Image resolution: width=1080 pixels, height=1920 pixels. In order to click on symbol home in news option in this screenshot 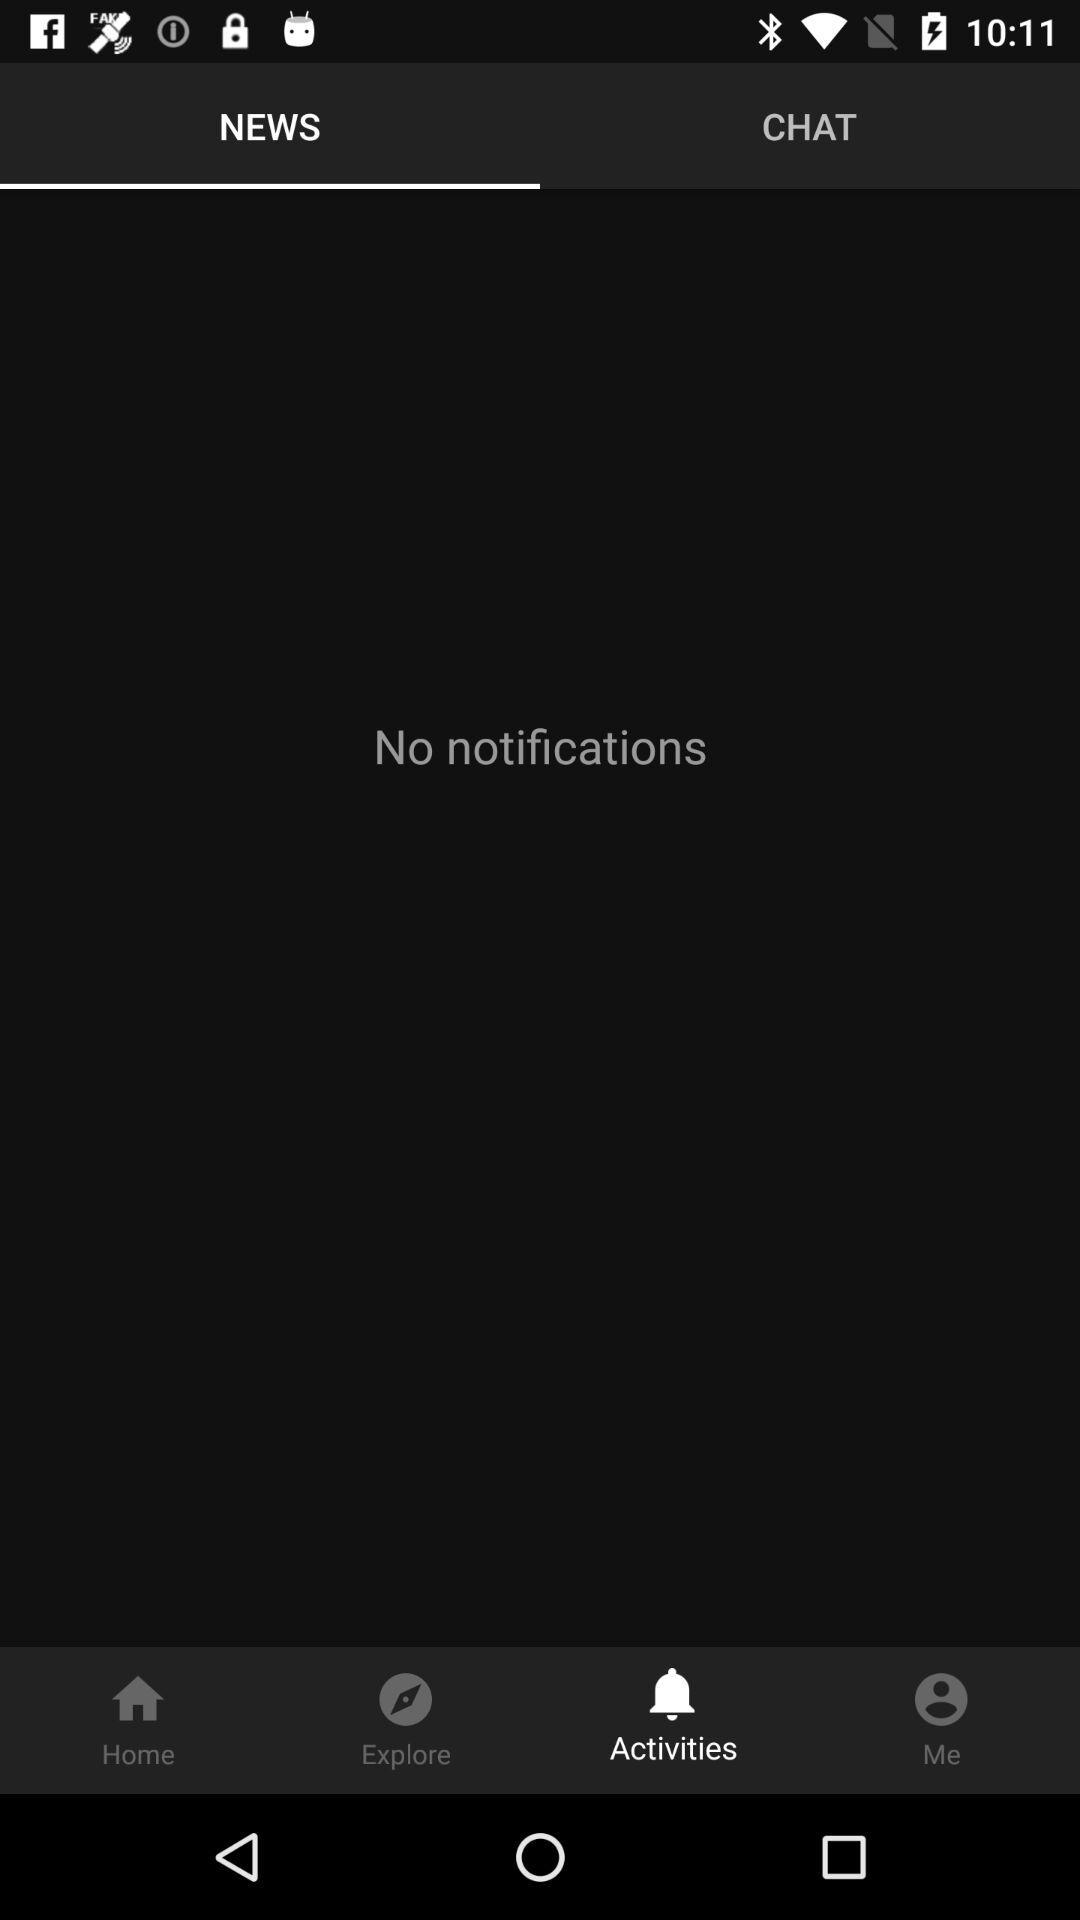, I will do `click(137, 1719)`.